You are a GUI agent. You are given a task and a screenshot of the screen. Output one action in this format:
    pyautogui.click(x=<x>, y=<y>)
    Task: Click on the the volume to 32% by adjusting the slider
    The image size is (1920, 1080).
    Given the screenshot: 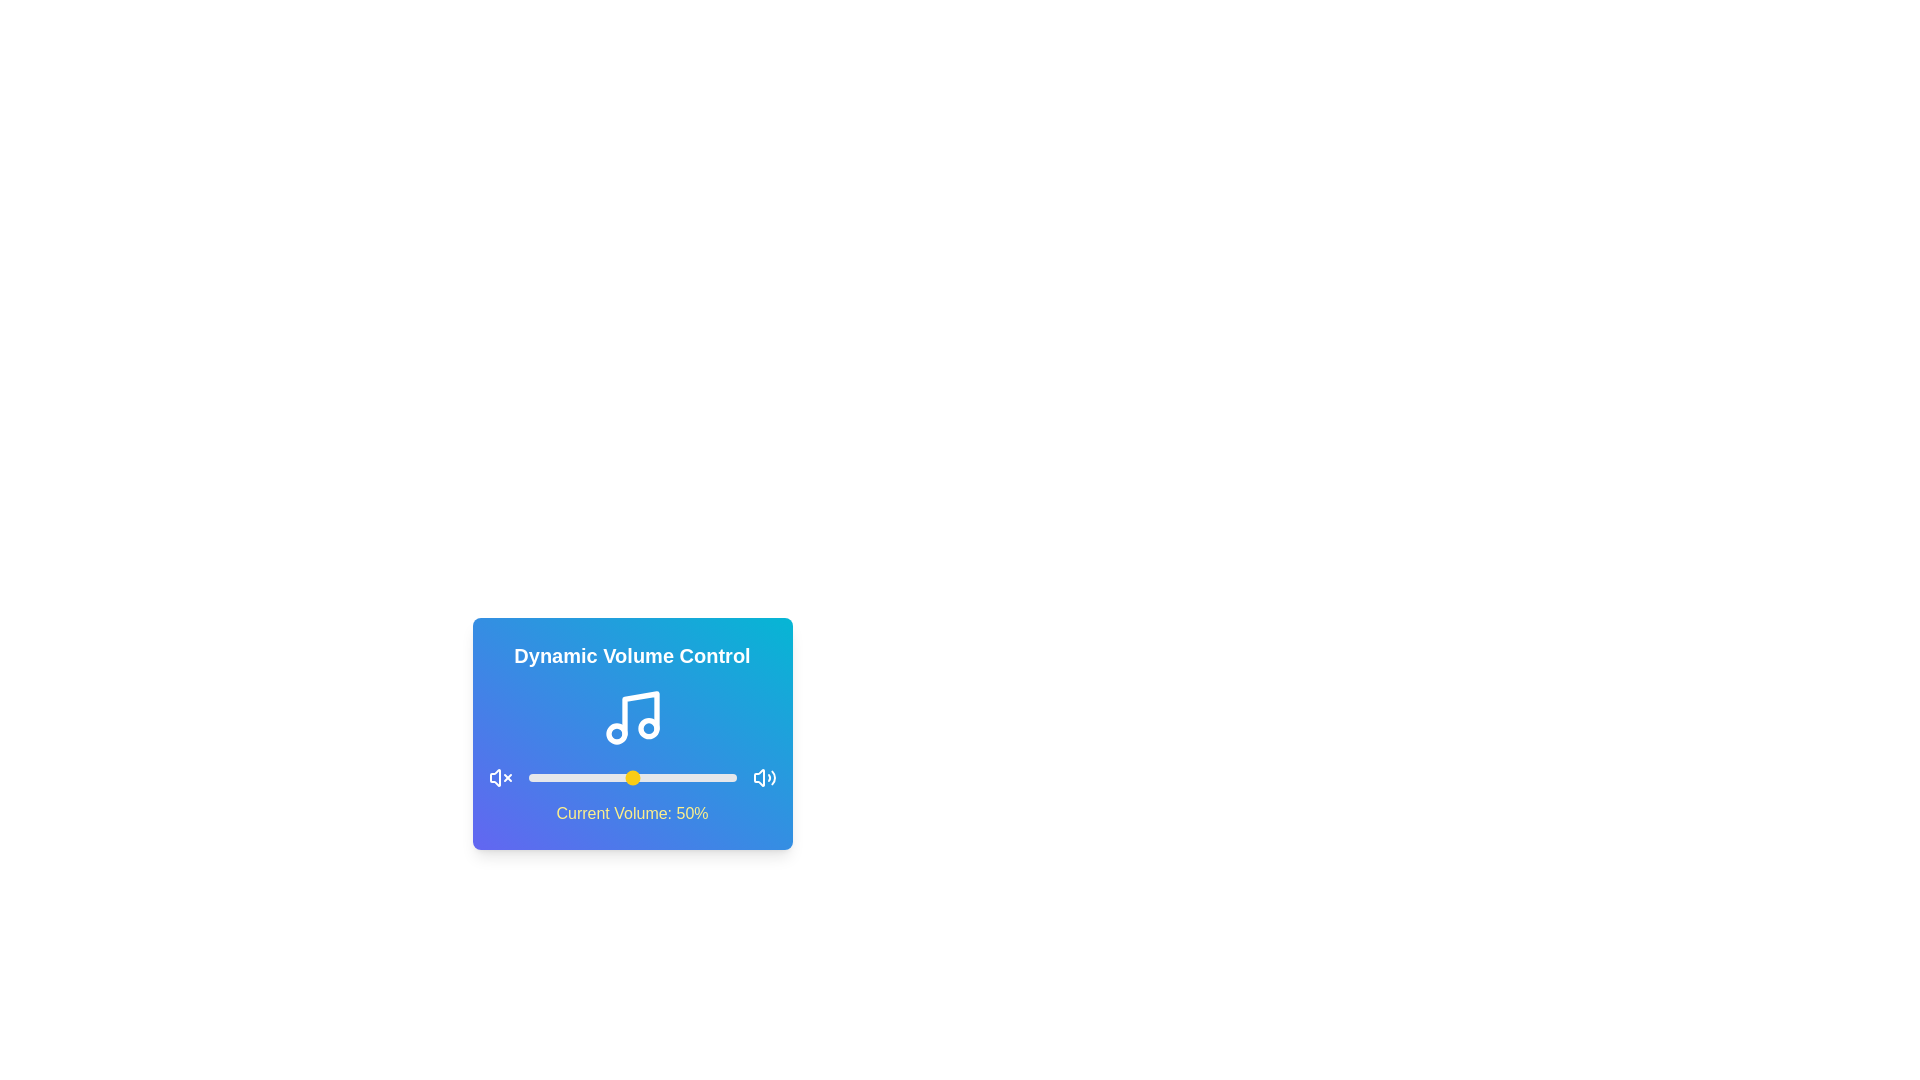 What is the action you would take?
    pyautogui.click(x=594, y=777)
    